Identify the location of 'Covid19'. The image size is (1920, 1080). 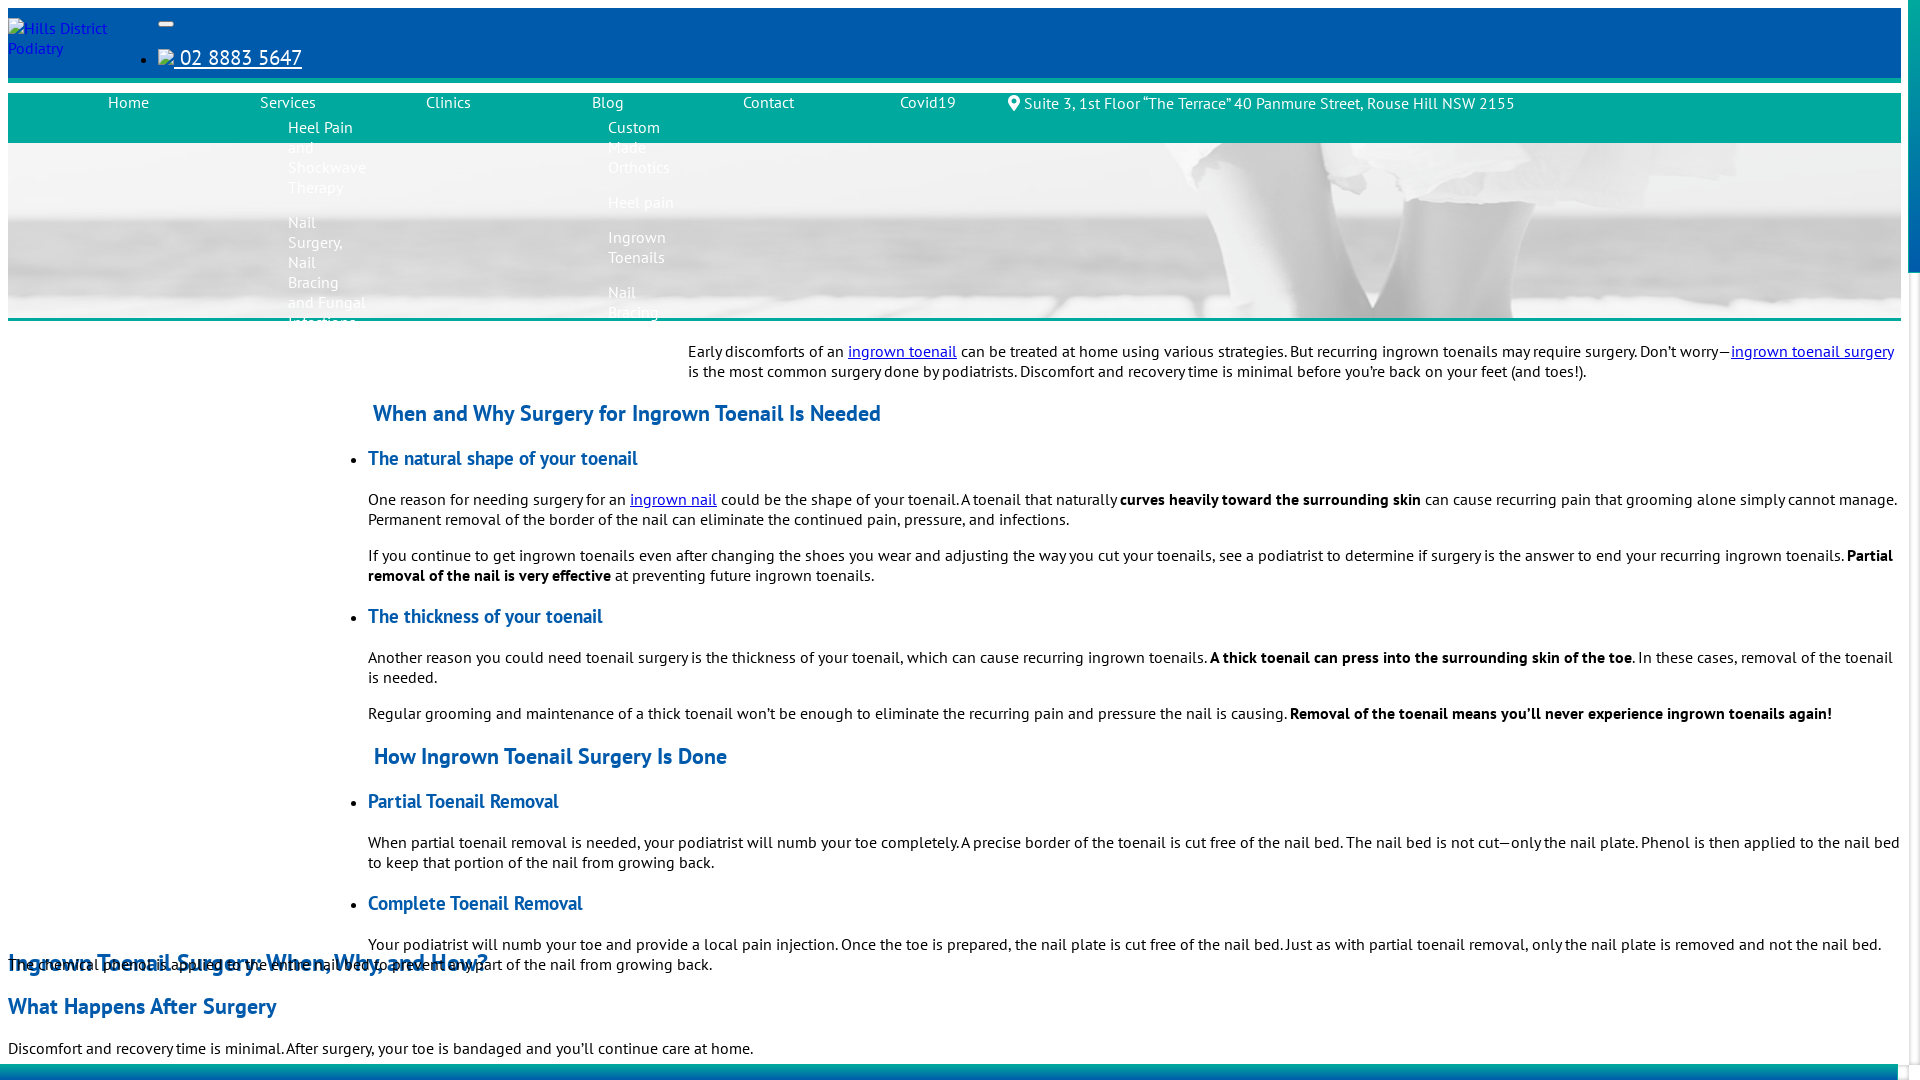
(926, 101).